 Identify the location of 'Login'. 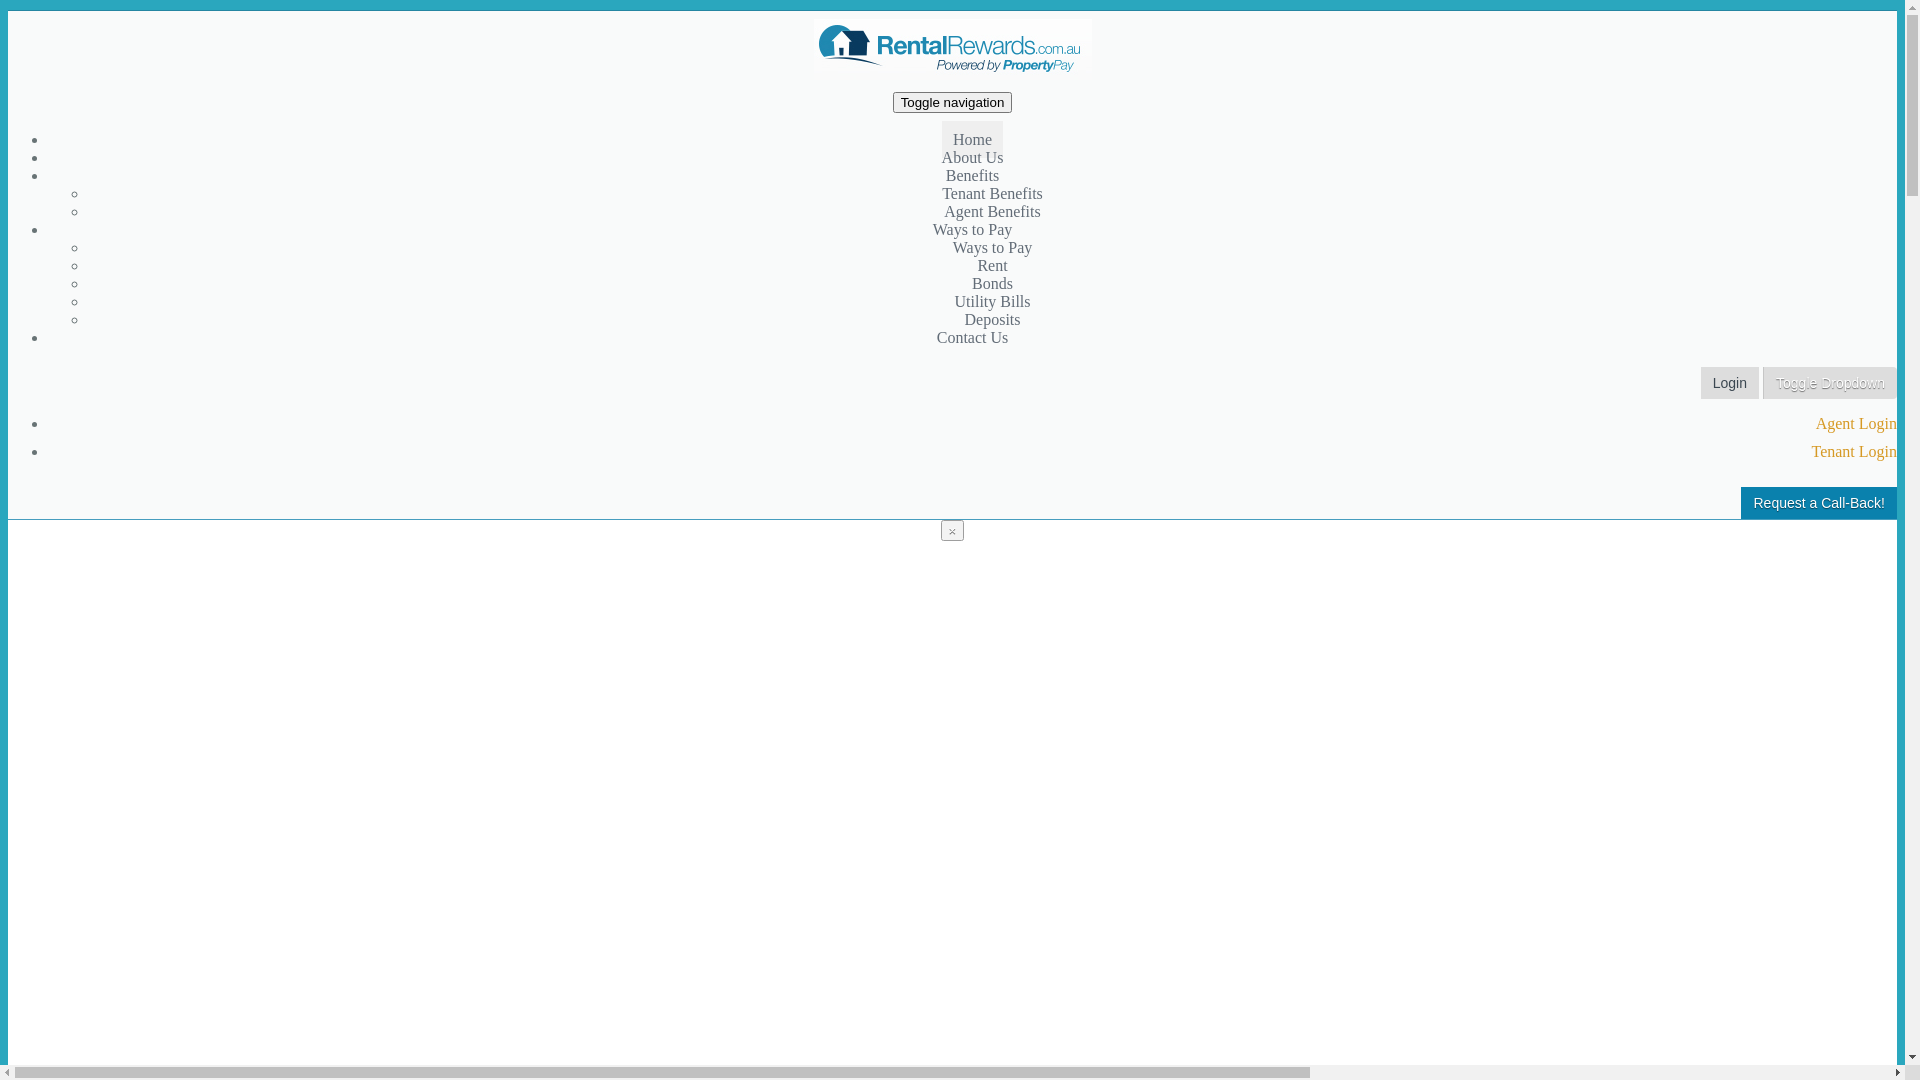
(1728, 382).